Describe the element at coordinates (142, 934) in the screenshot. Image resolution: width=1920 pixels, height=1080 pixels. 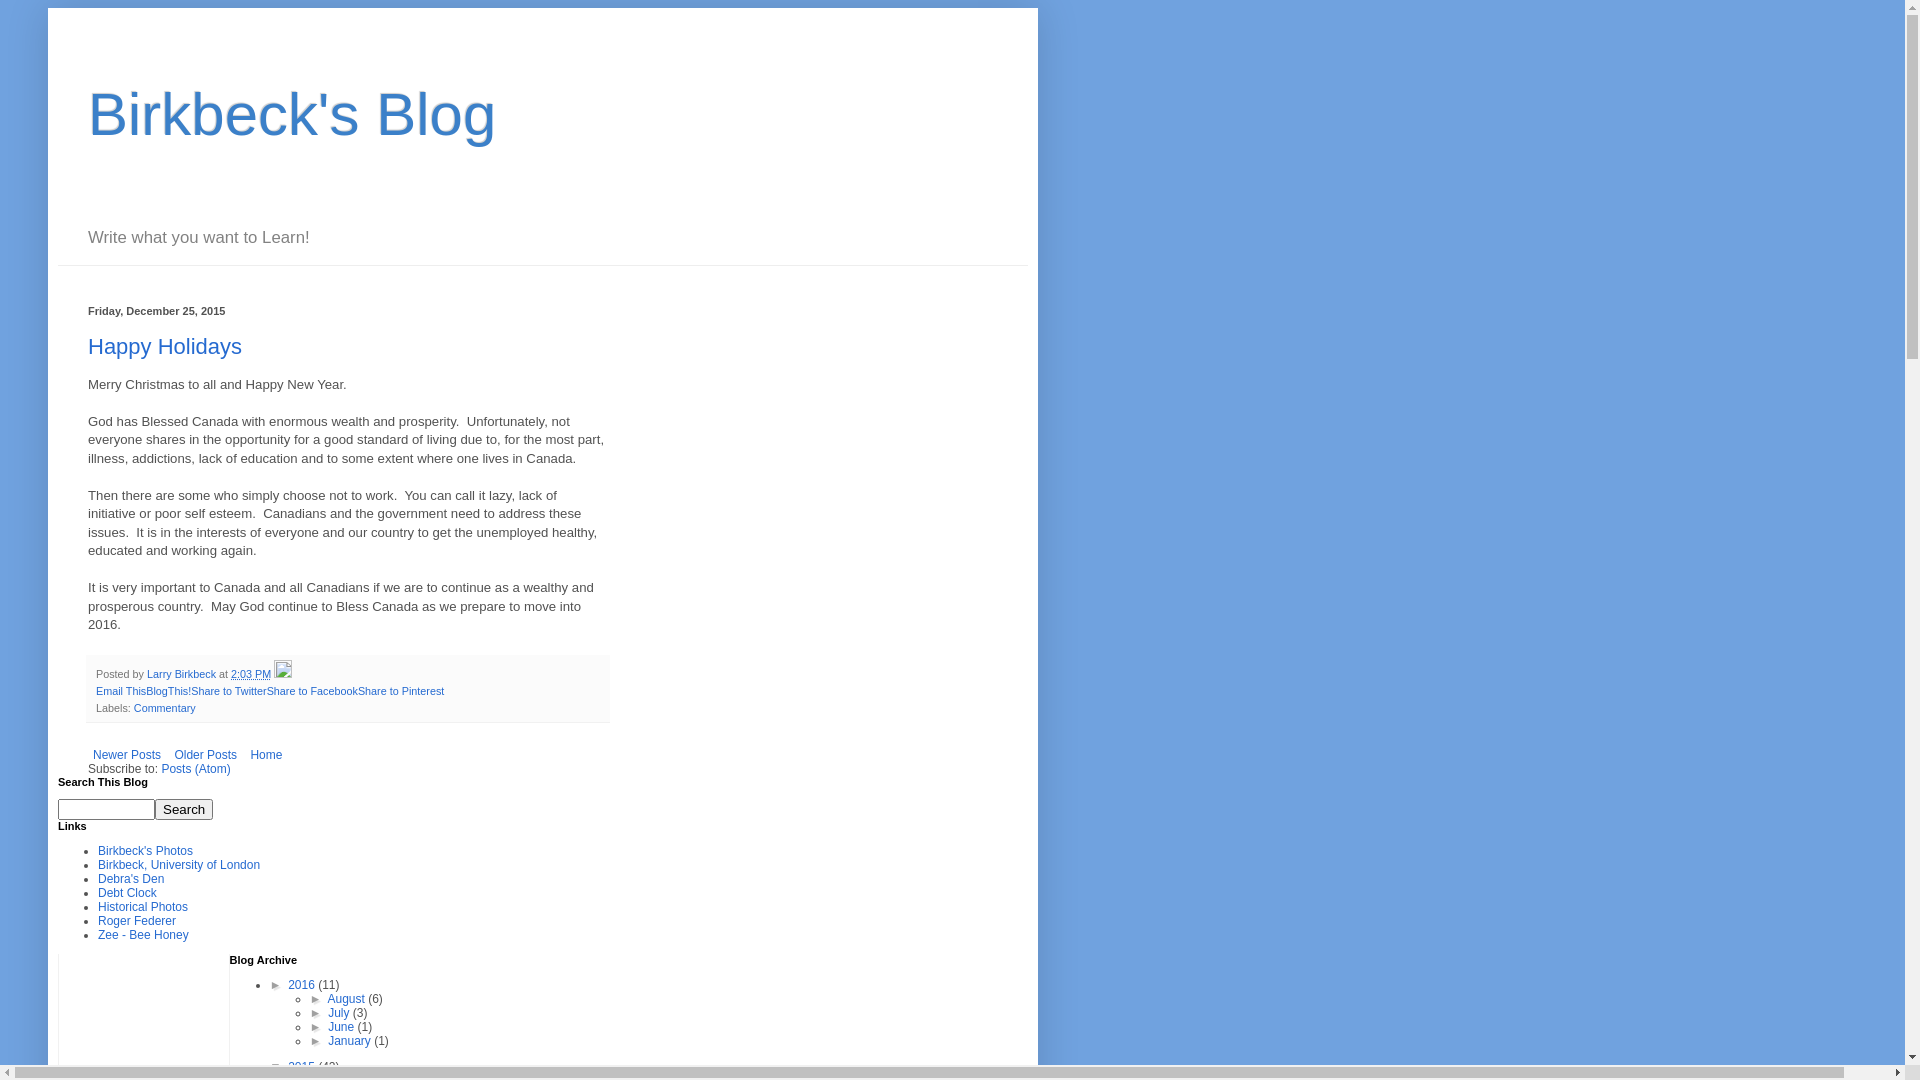
I see `'Zee - Bee Honey'` at that location.